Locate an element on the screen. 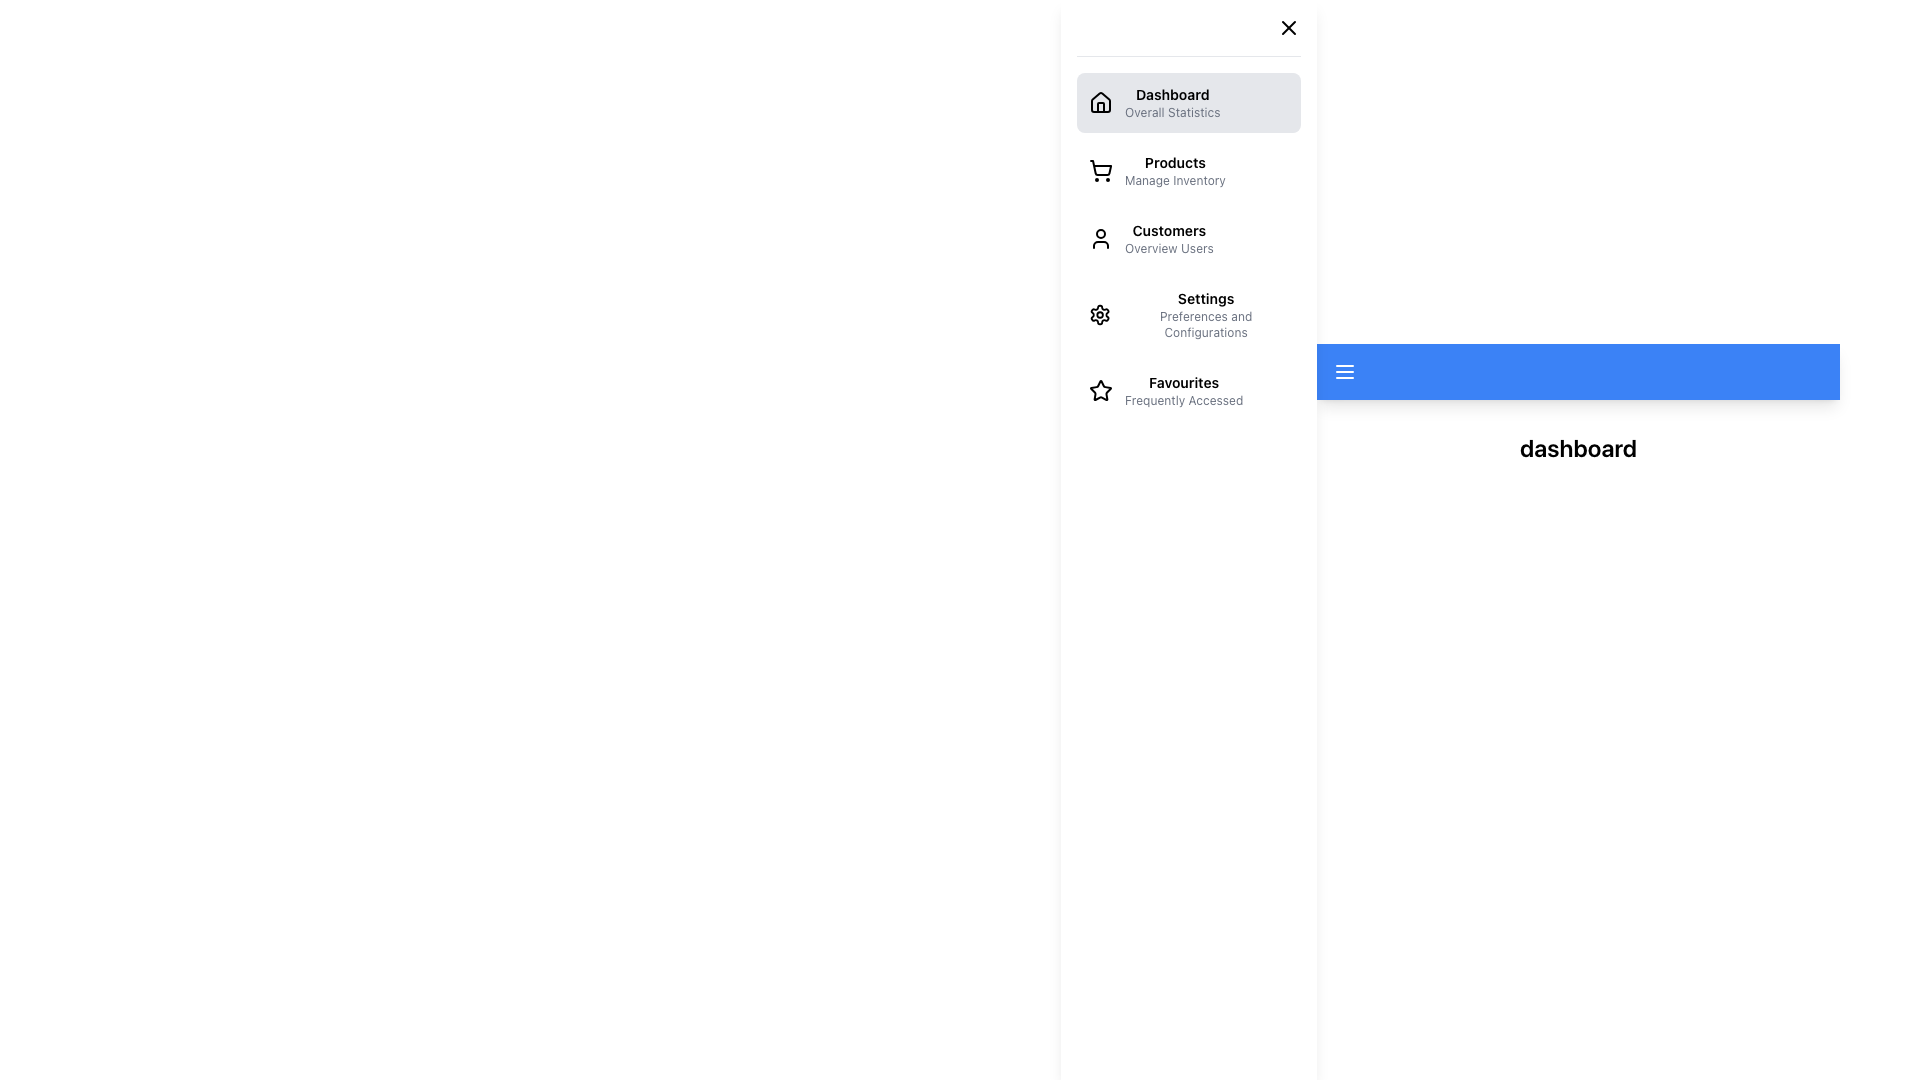  the navigation link labeled 'Favourites' in the left side menu panel, which is positioned as the fourth item in the list below 'Settings Preferences and Configurations' is located at coordinates (1184, 390).